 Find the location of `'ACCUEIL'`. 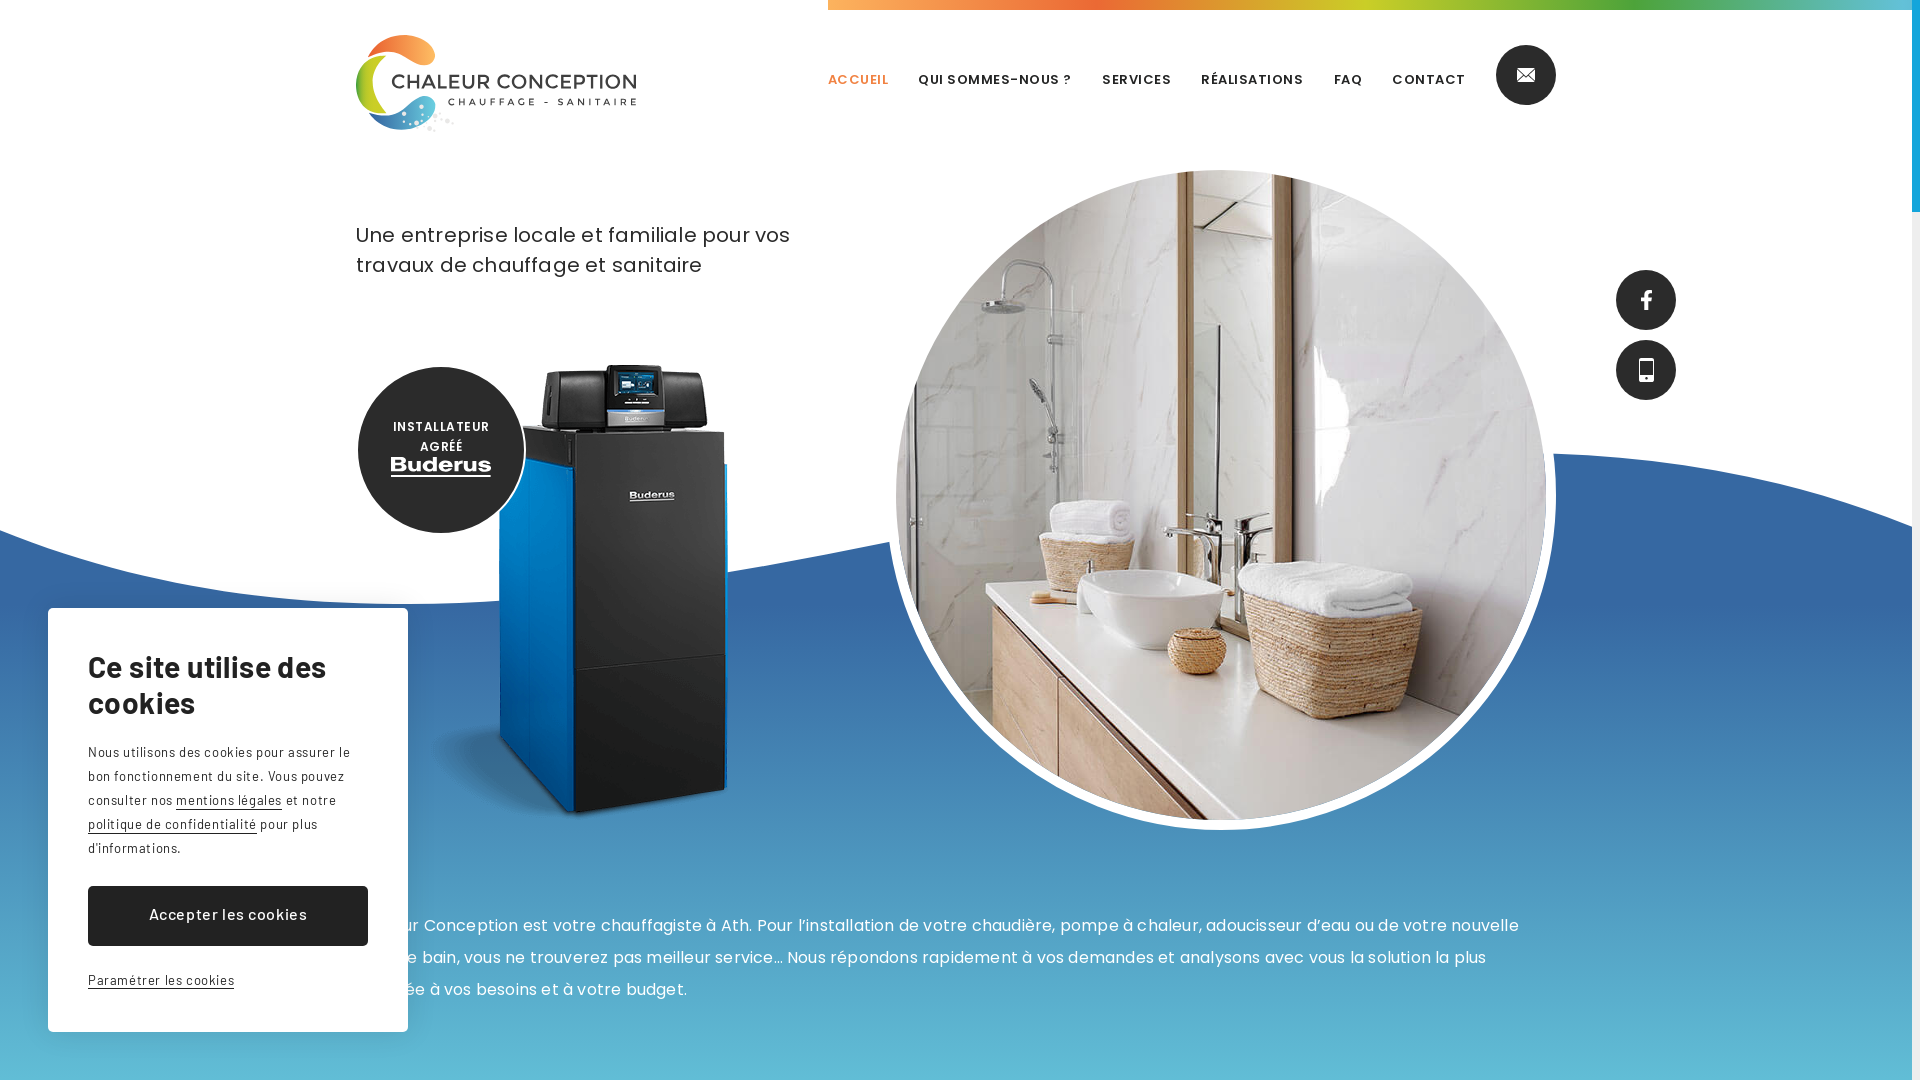

'ACCUEIL' is located at coordinates (858, 79).